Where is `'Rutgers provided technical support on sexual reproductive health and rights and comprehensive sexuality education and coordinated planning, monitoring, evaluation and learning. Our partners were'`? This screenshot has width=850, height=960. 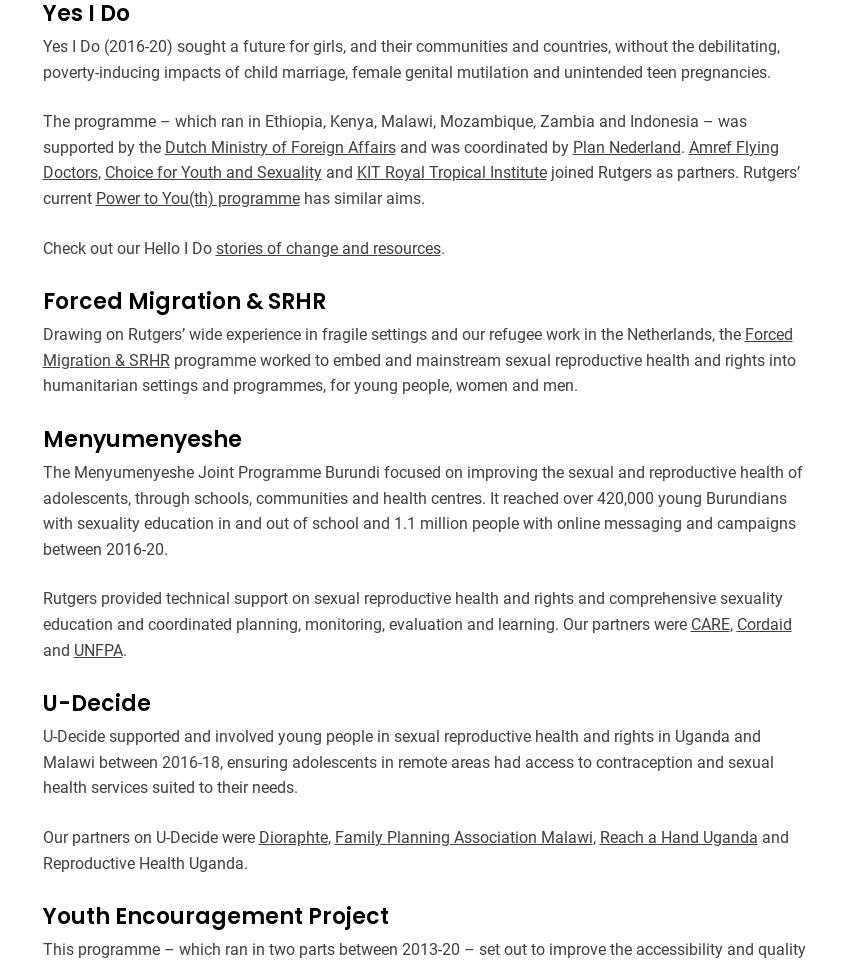 'Rutgers provided technical support on sexual reproductive health and rights and comprehensive sexuality education and coordinated planning, monitoring, evaluation and learning. Our partners were' is located at coordinates (411, 610).